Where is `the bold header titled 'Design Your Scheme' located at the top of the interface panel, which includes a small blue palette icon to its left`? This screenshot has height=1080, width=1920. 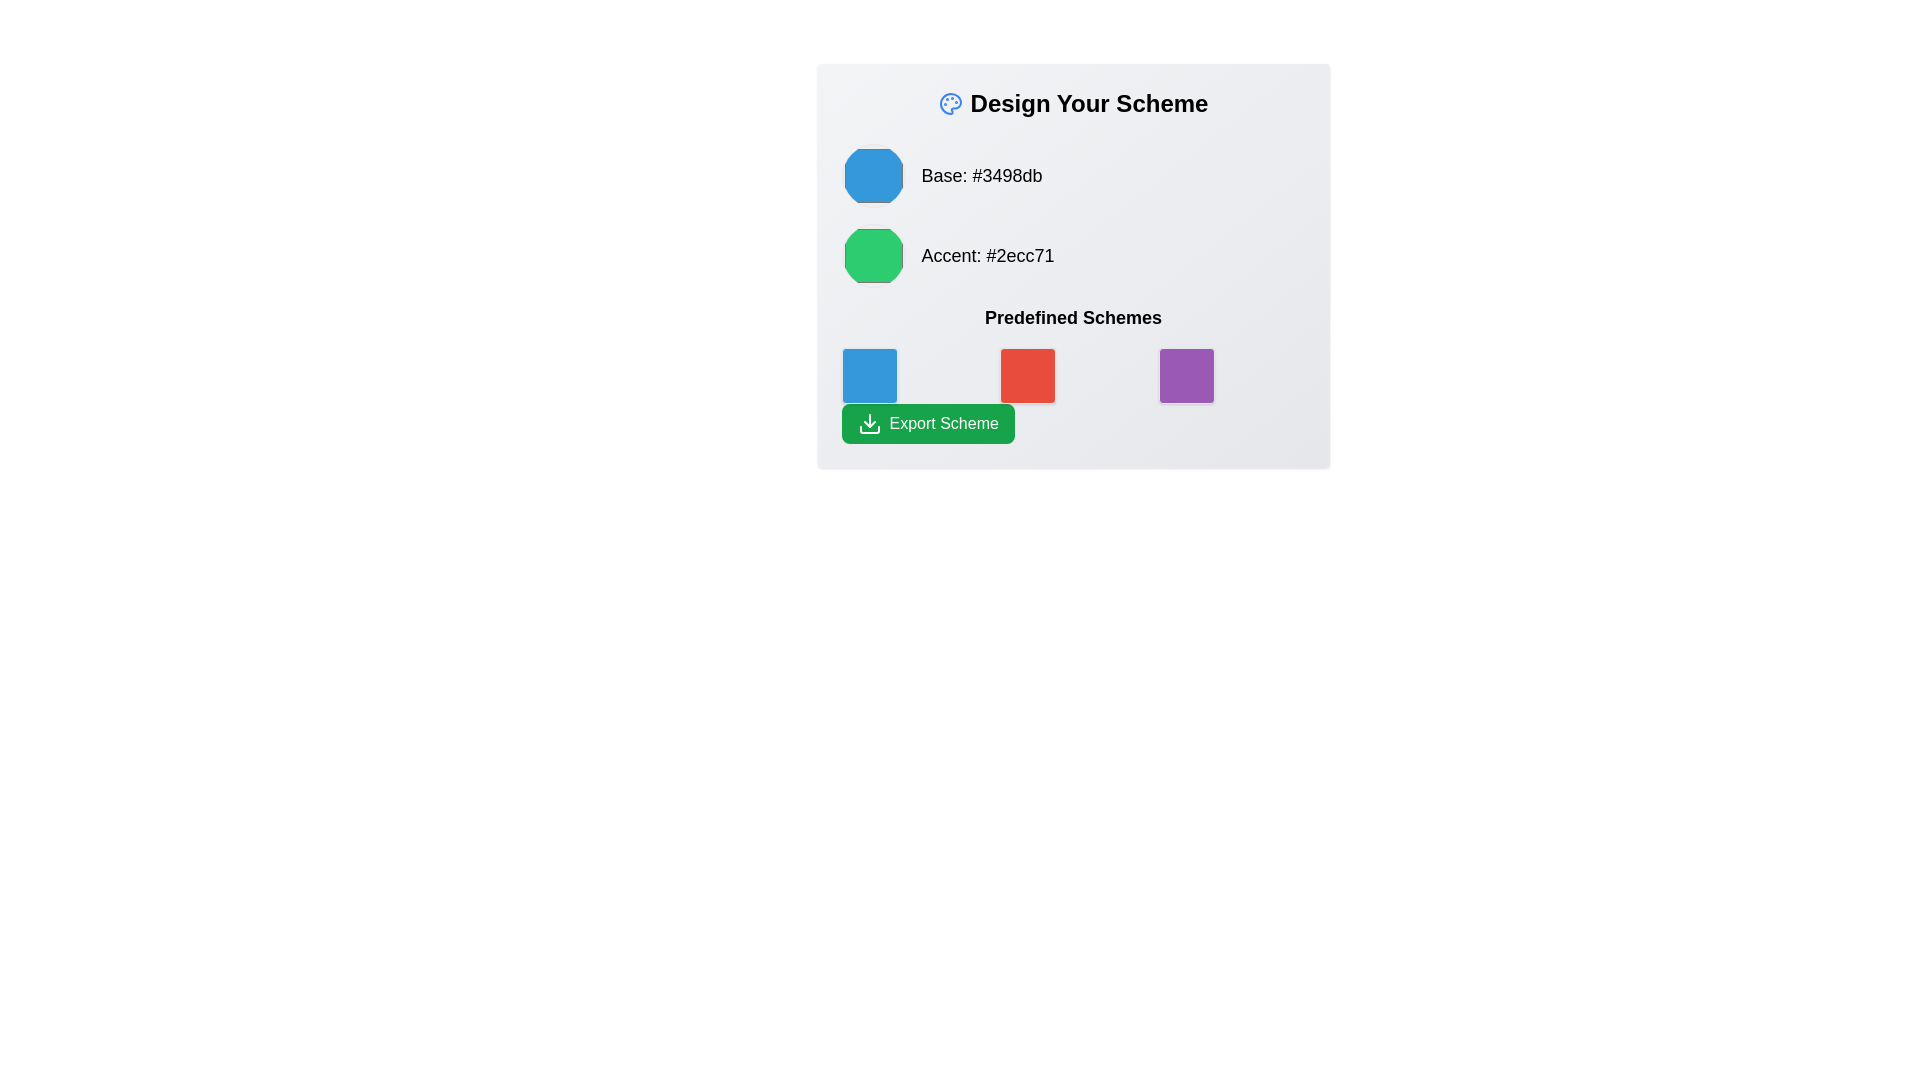
the bold header titled 'Design Your Scheme' located at the top of the interface panel, which includes a small blue palette icon to its left is located at coordinates (1072, 104).